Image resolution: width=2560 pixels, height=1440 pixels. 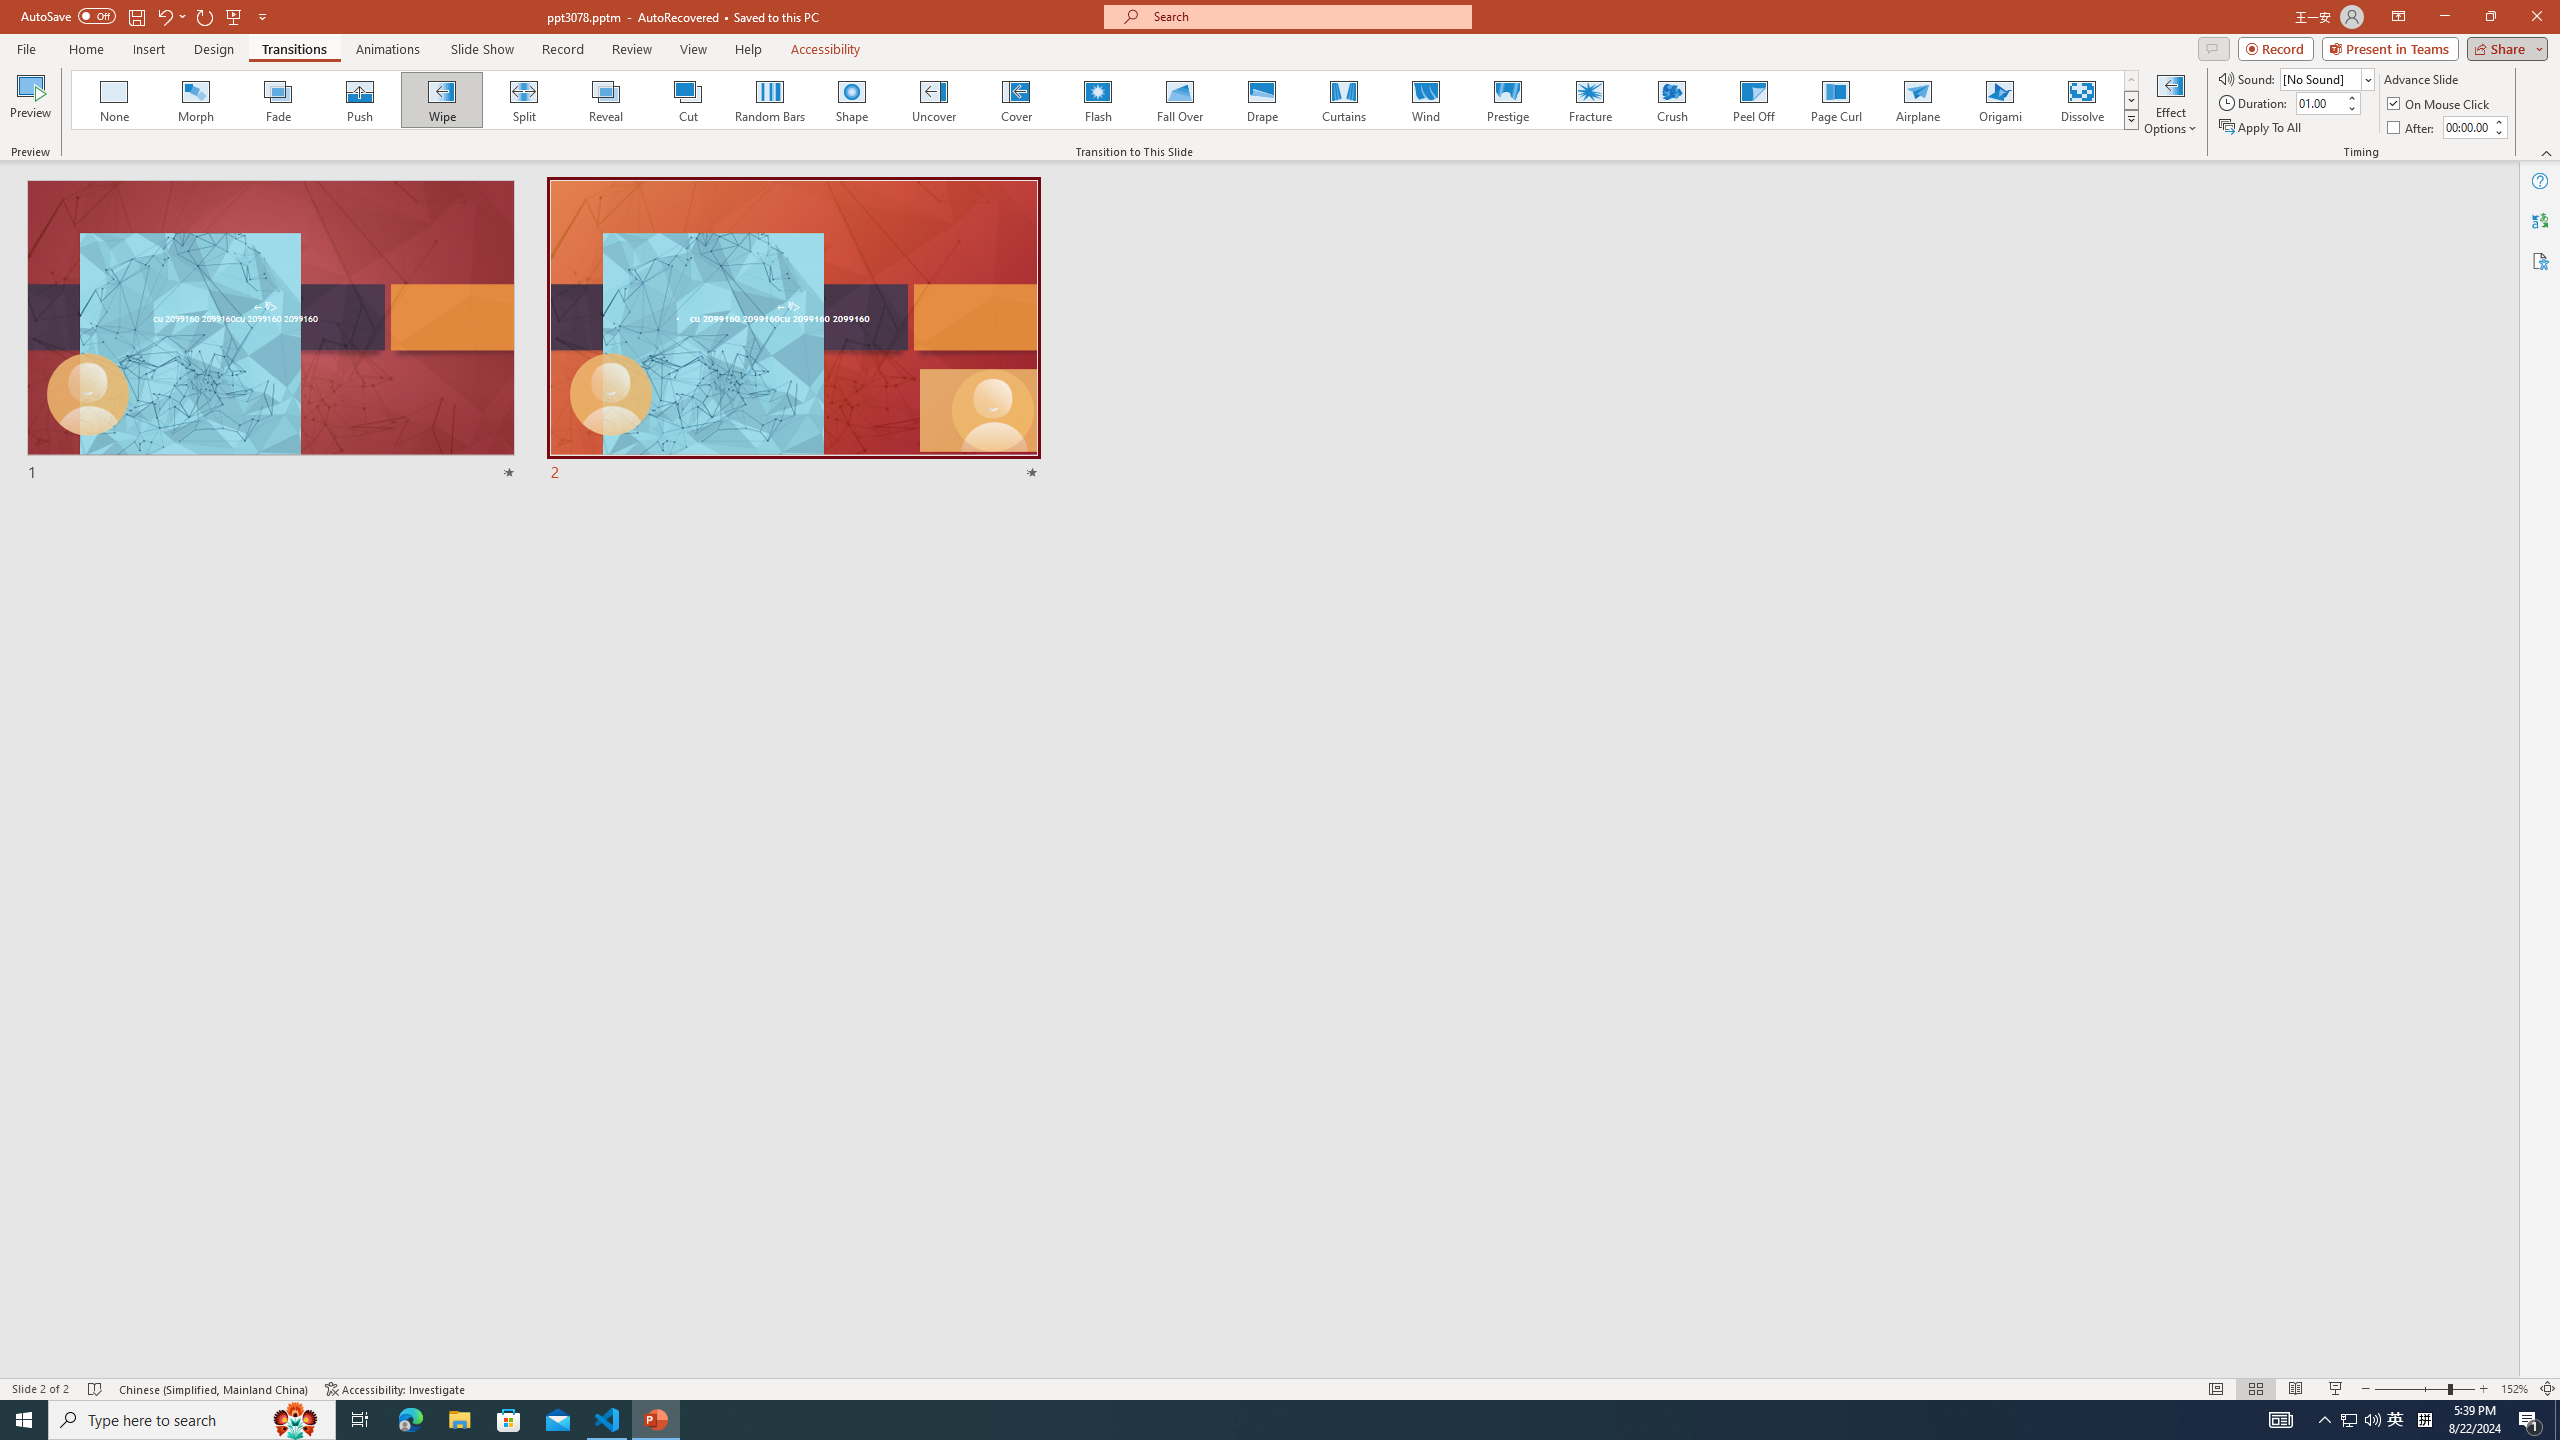 I want to click on 'Crush', so click(x=1671, y=99).